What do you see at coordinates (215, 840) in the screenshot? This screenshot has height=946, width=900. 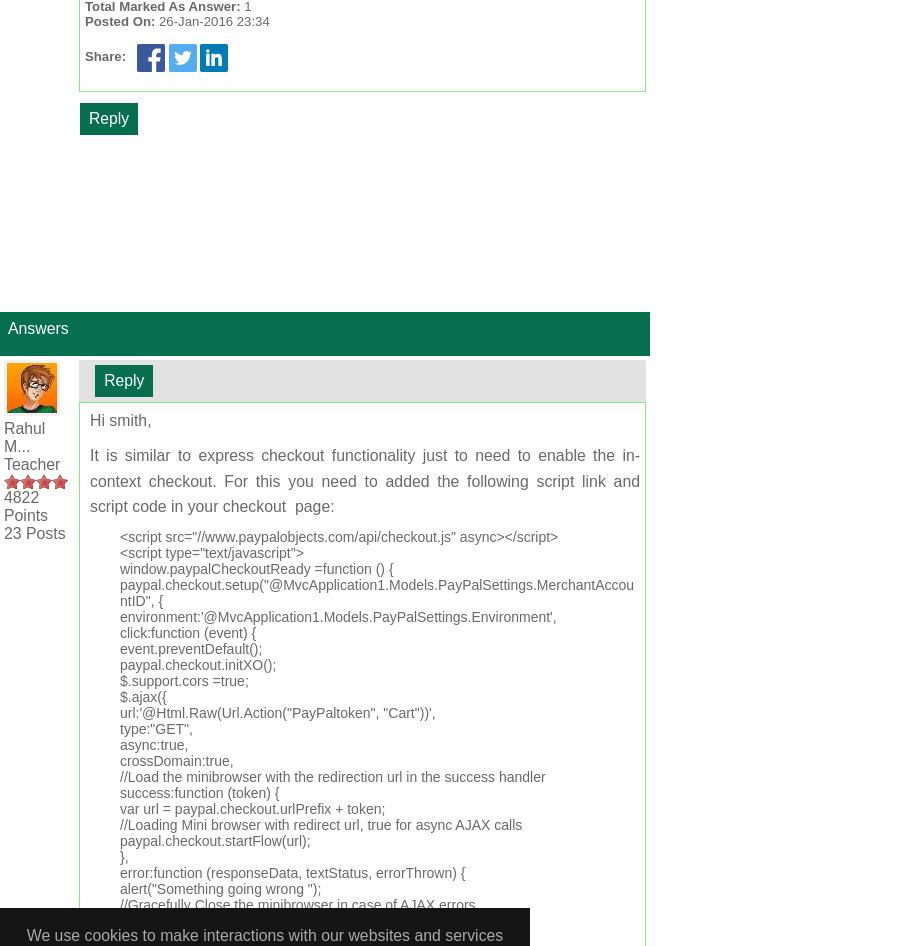 I see `'paypal.checkout.startFlow(url);'` at bounding box center [215, 840].